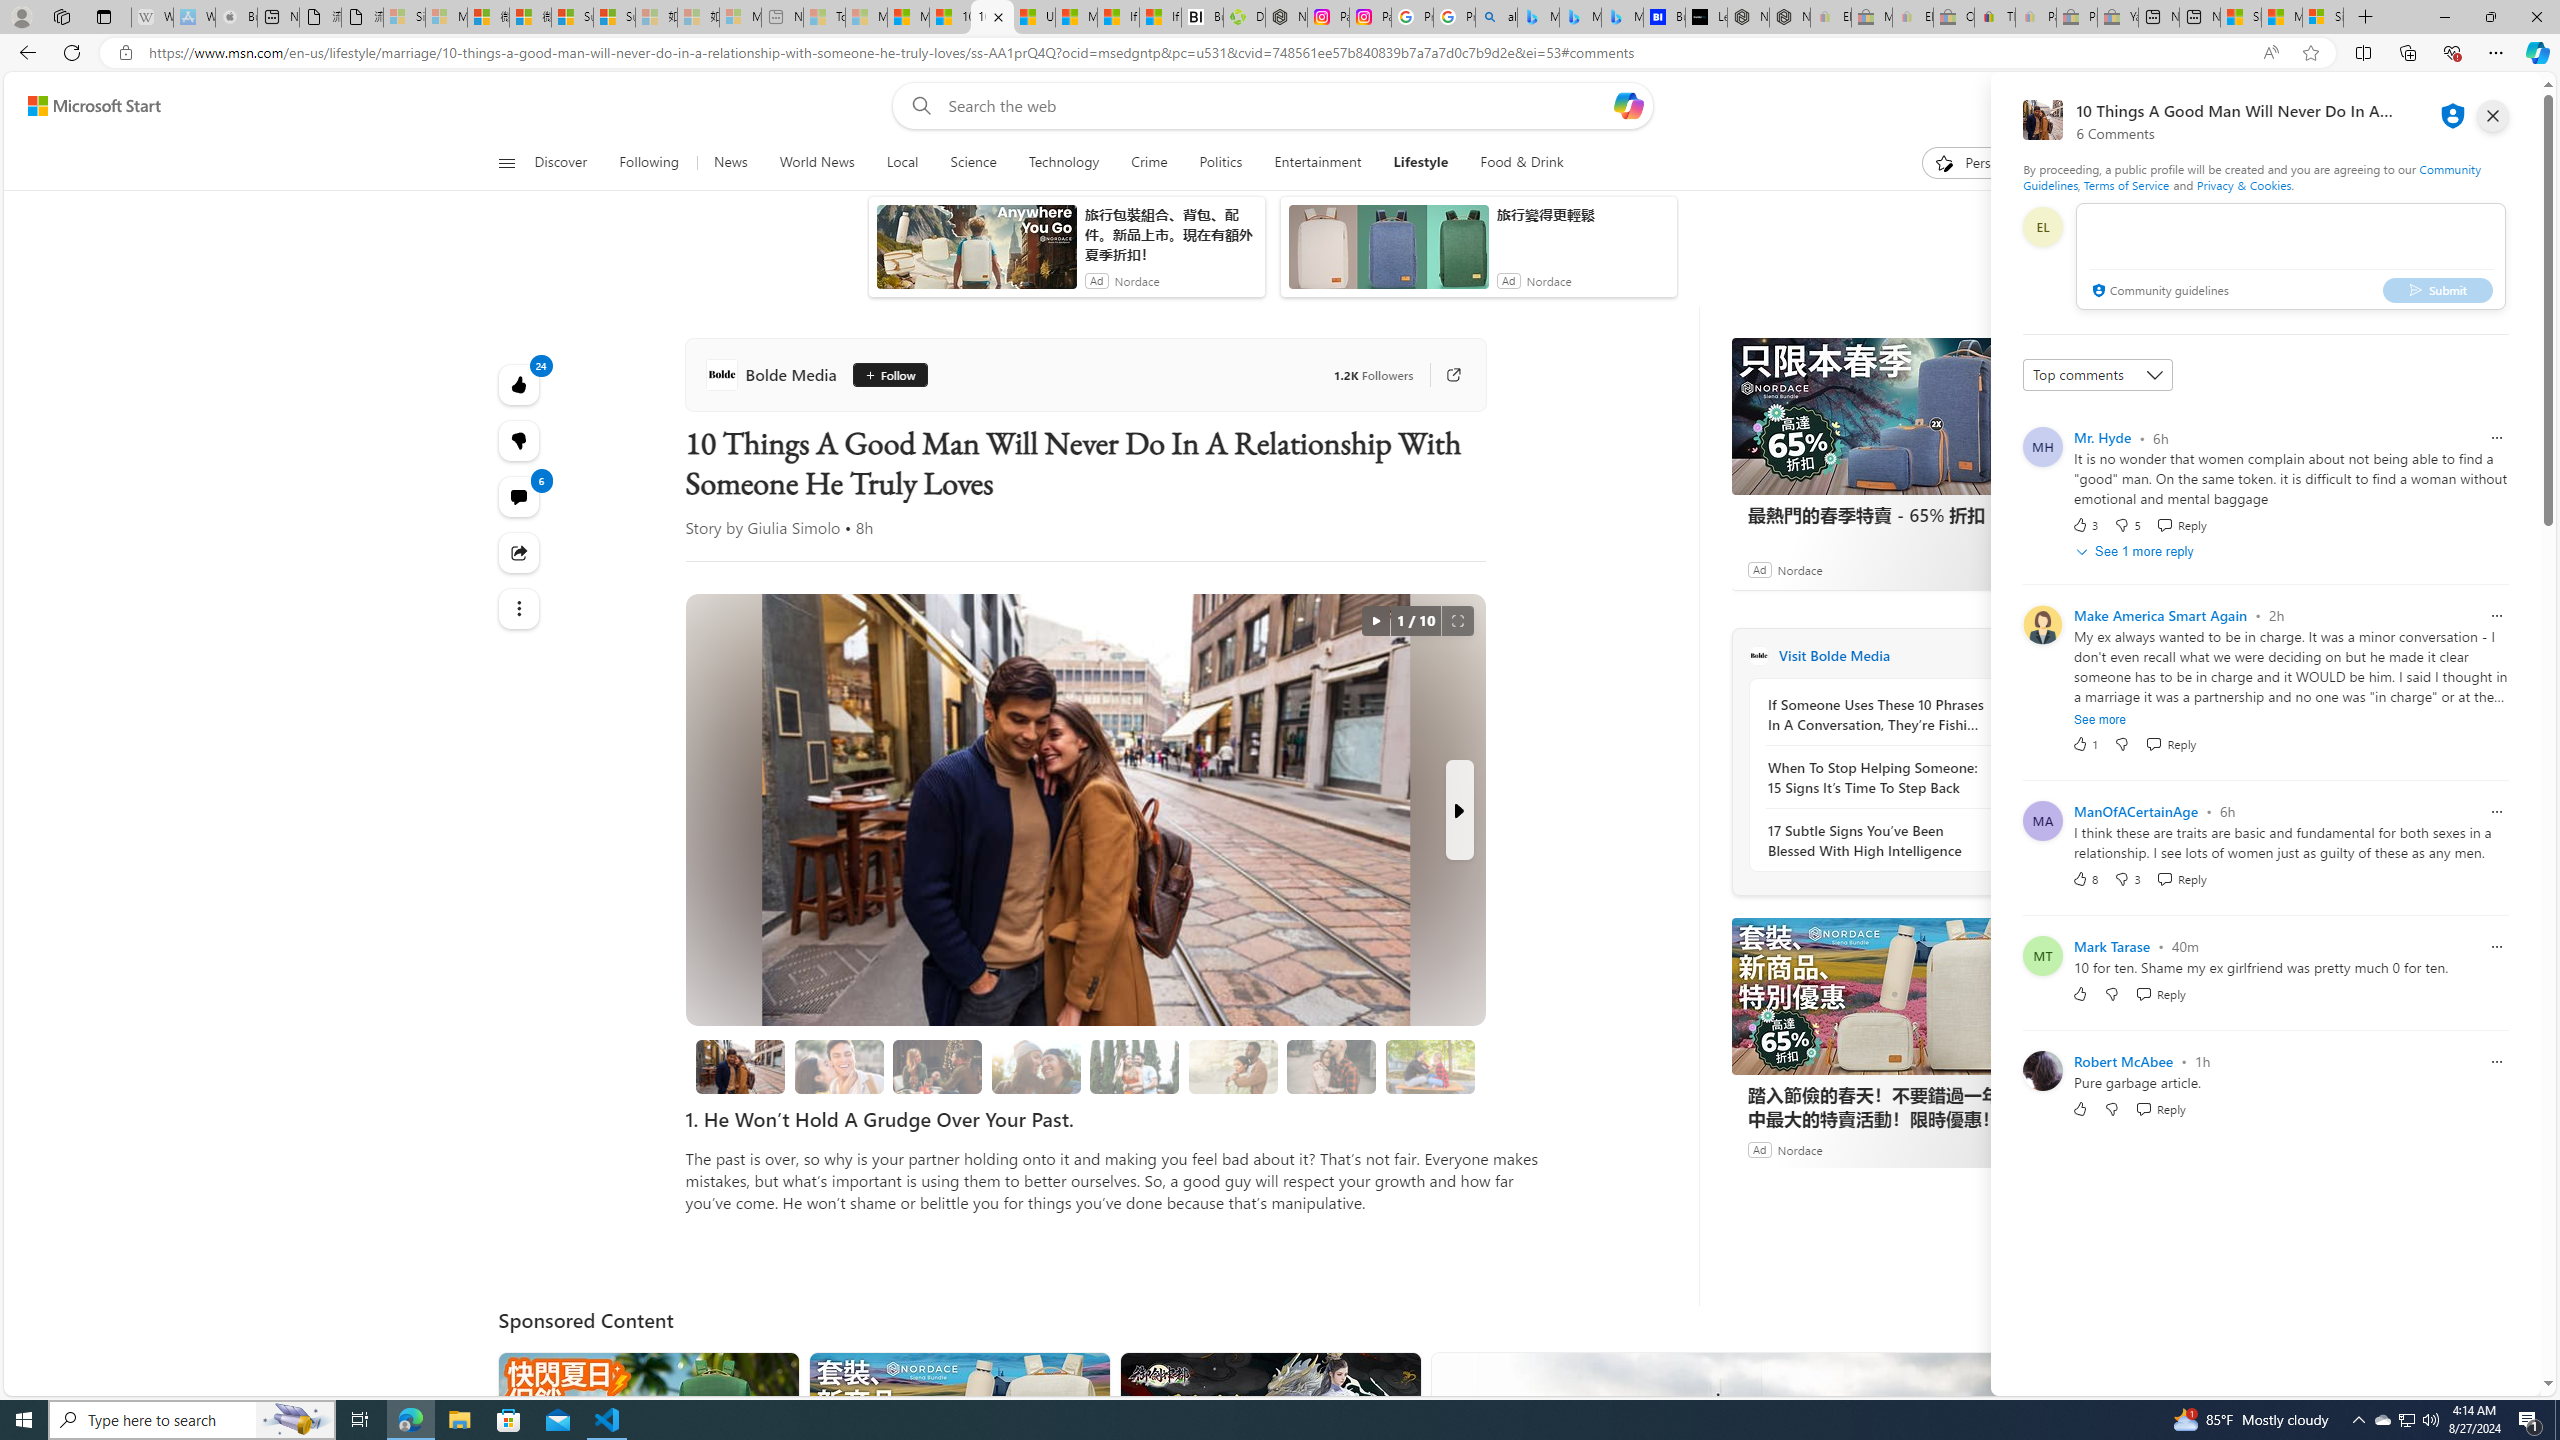 The height and width of the screenshot is (1440, 2560). What do you see at coordinates (1627, 104) in the screenshot?
I see `'Open Copilot'` at bounding box center [1627, 104].